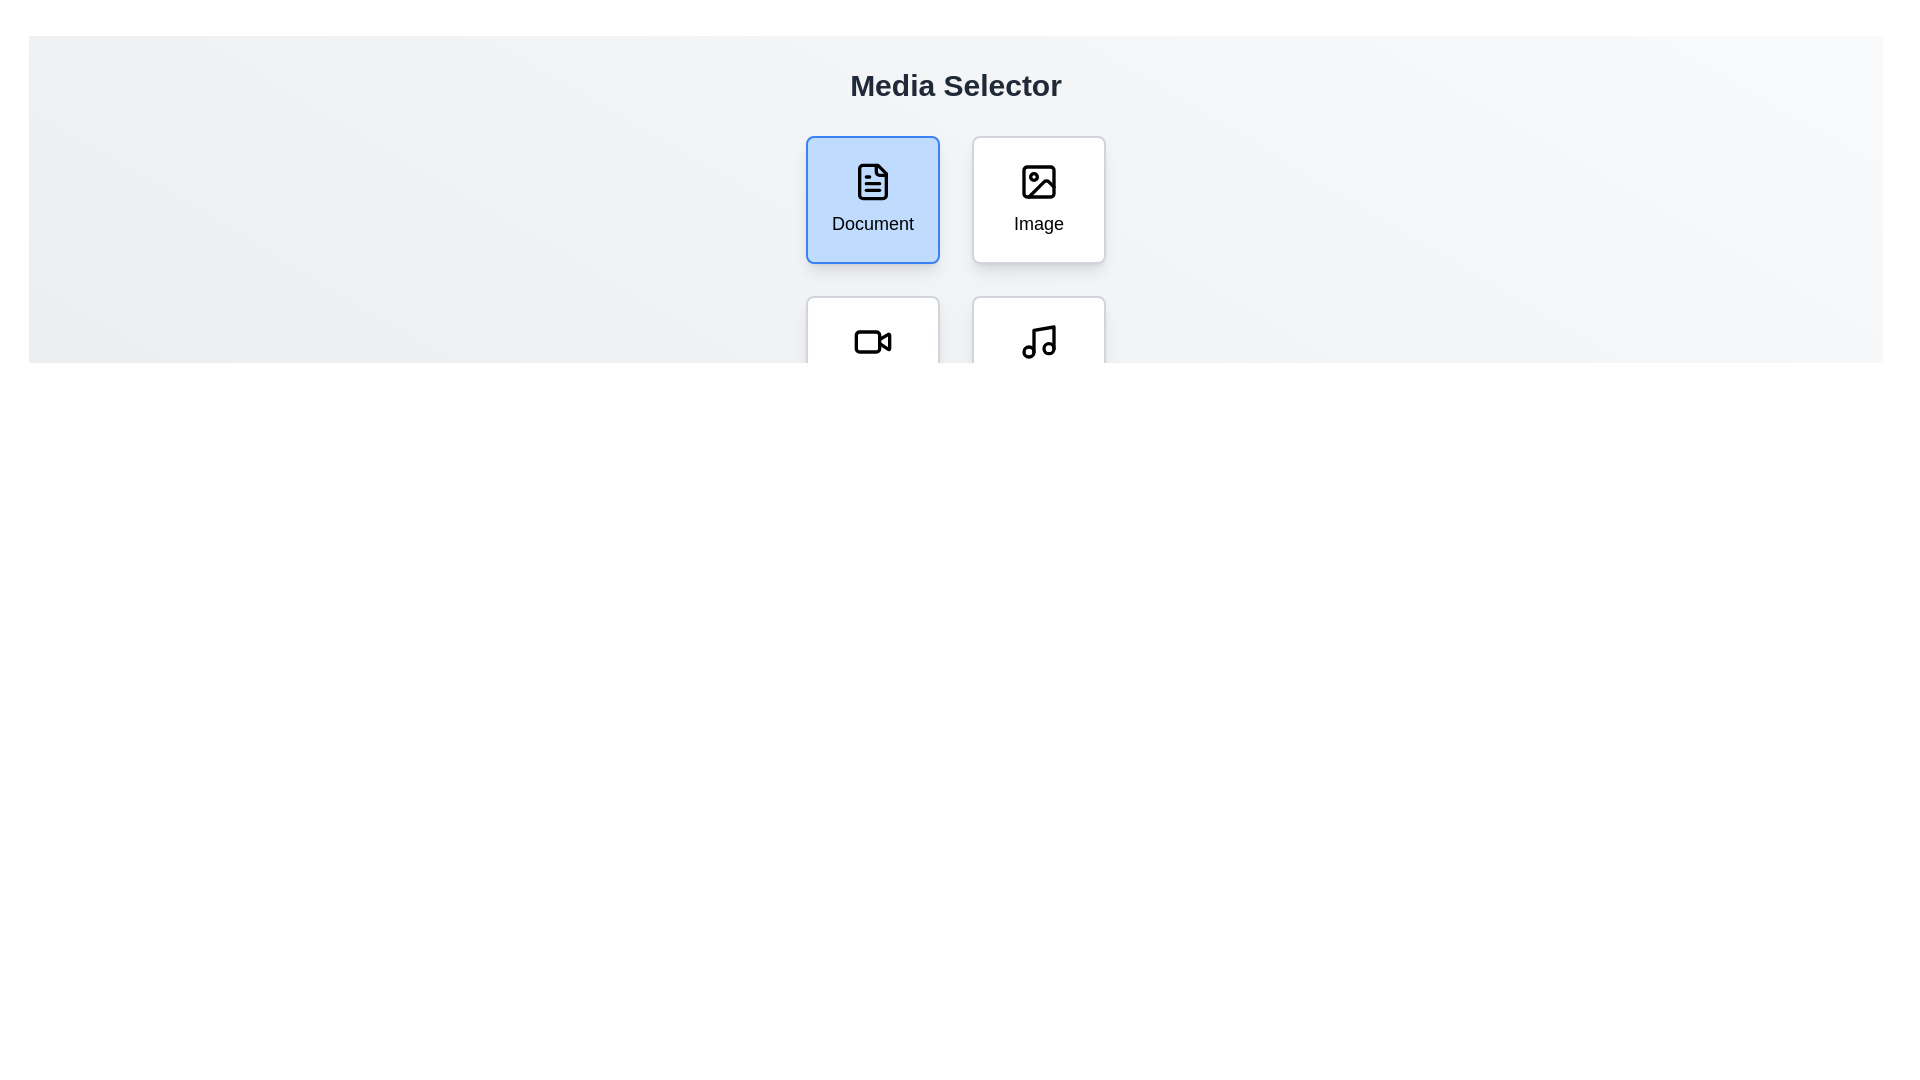 The image size is (1920, 1080). Describe the element at coordinates (873, 200) in the screenshot. I see `the Document button to select it` at that location.